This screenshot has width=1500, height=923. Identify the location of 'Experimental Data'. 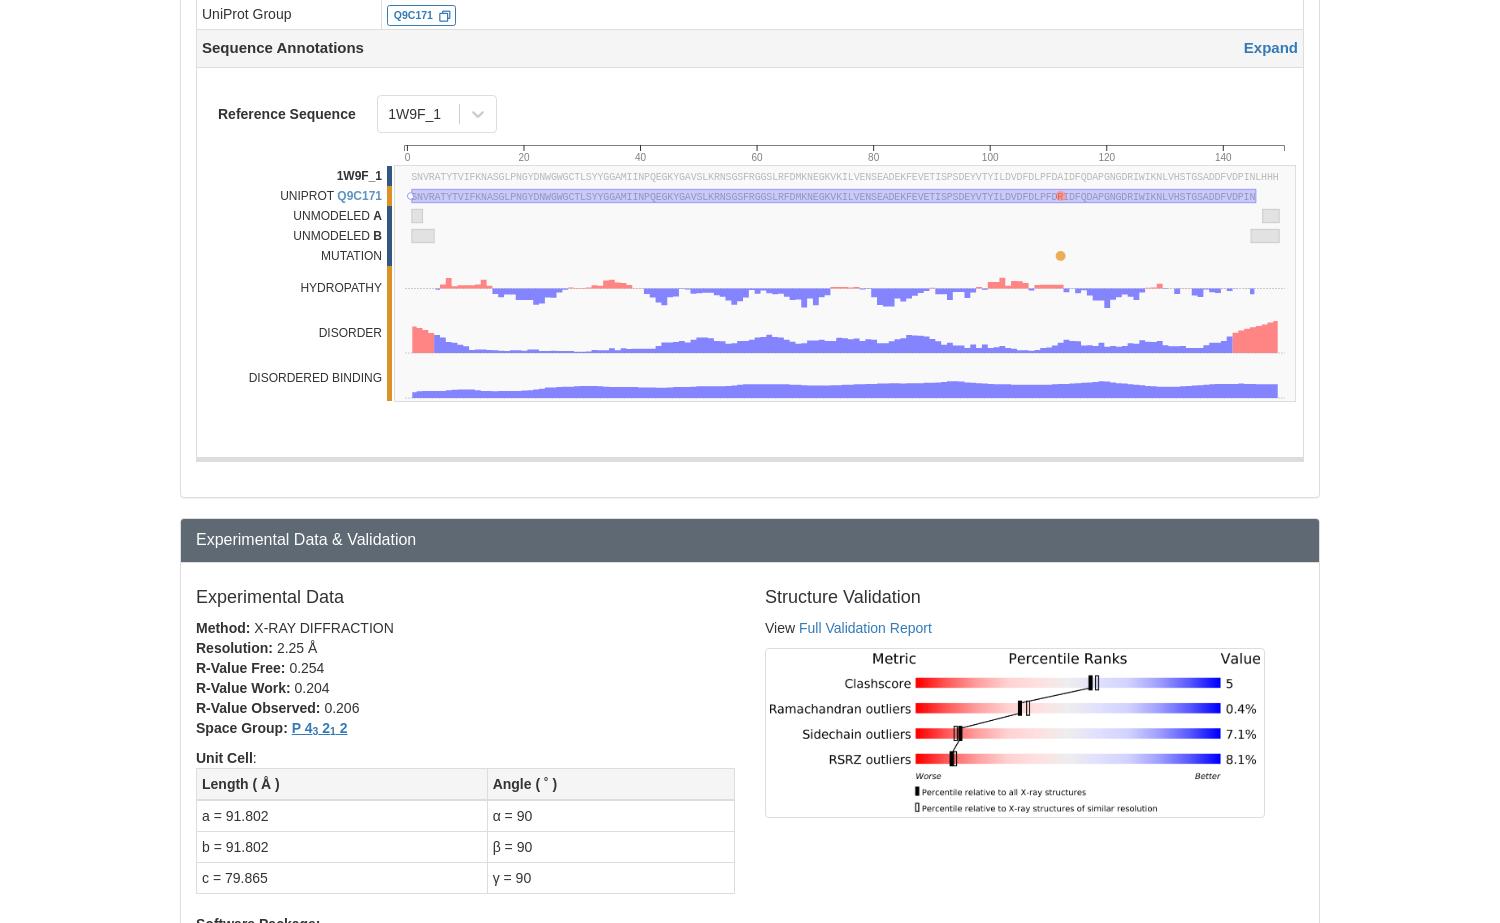
(195, 594).